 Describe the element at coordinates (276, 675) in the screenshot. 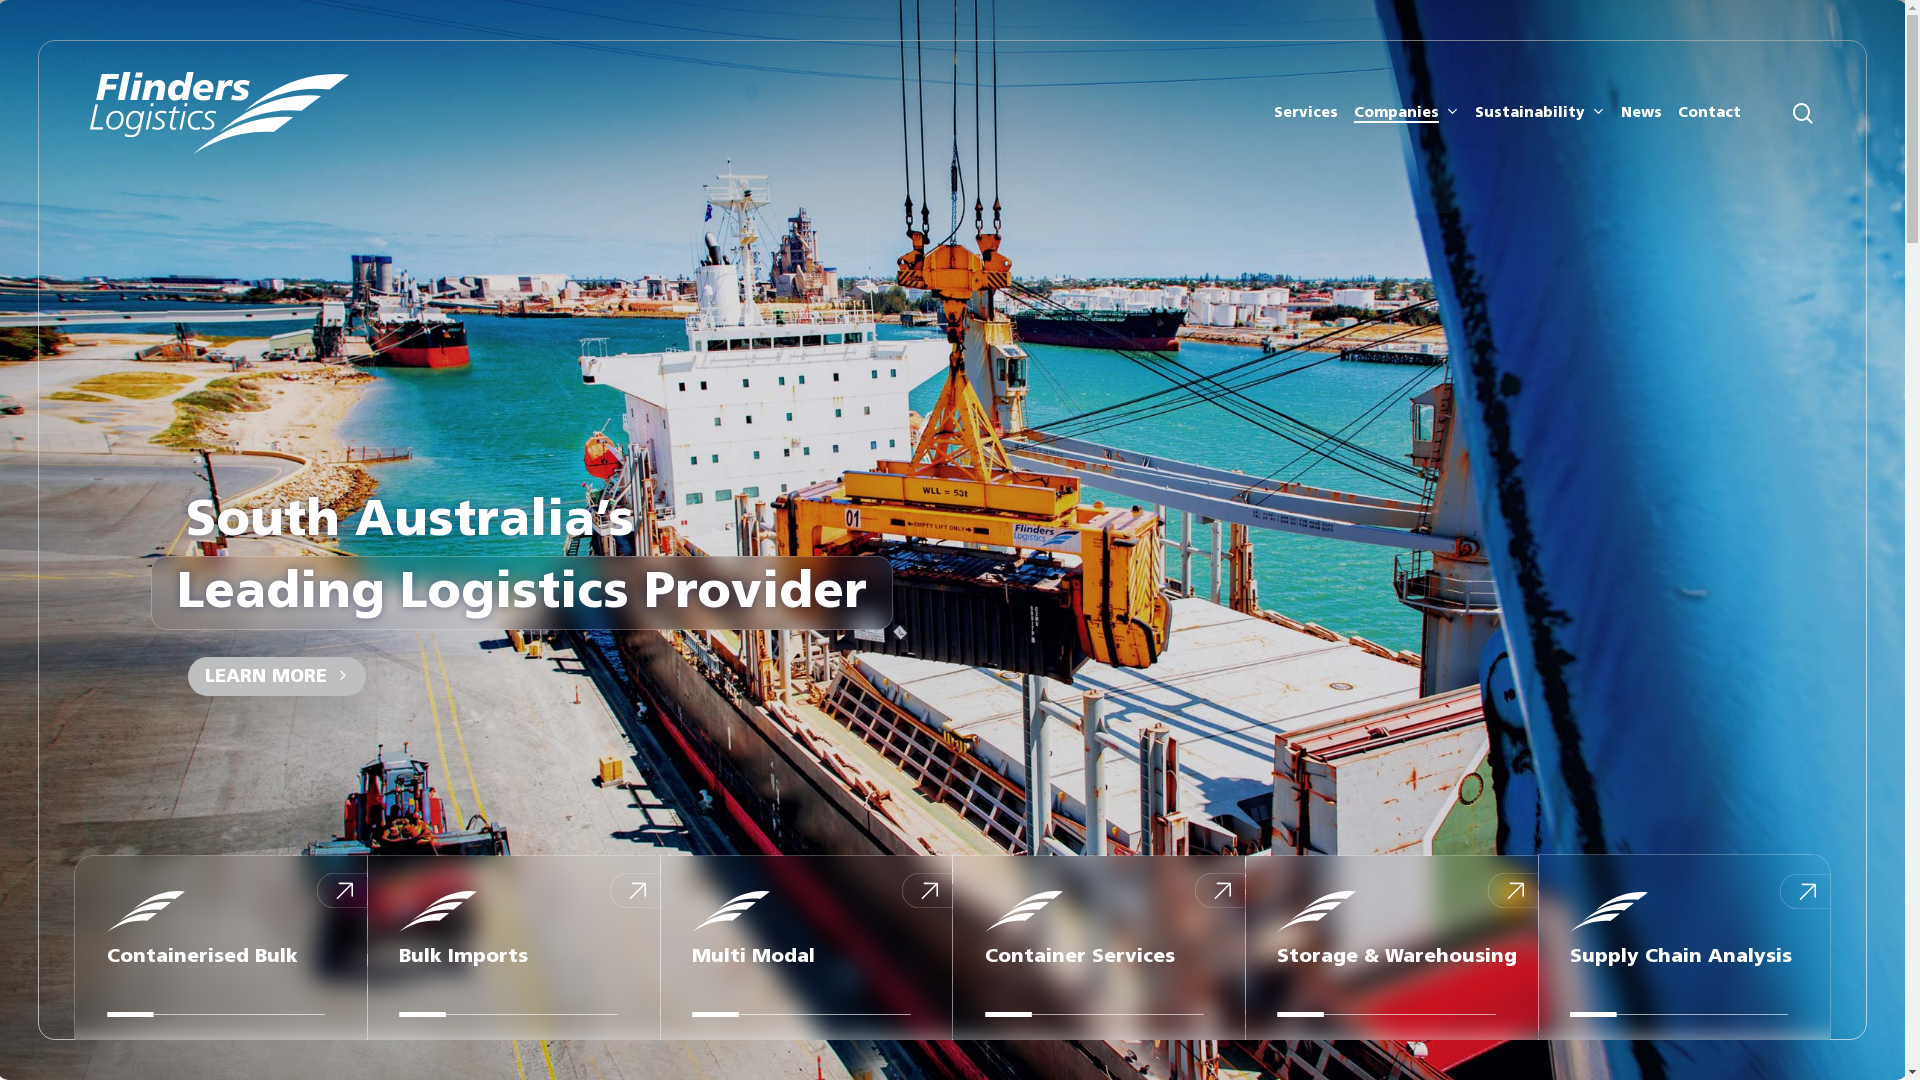

I see `'LEARN MORE'` at that location.